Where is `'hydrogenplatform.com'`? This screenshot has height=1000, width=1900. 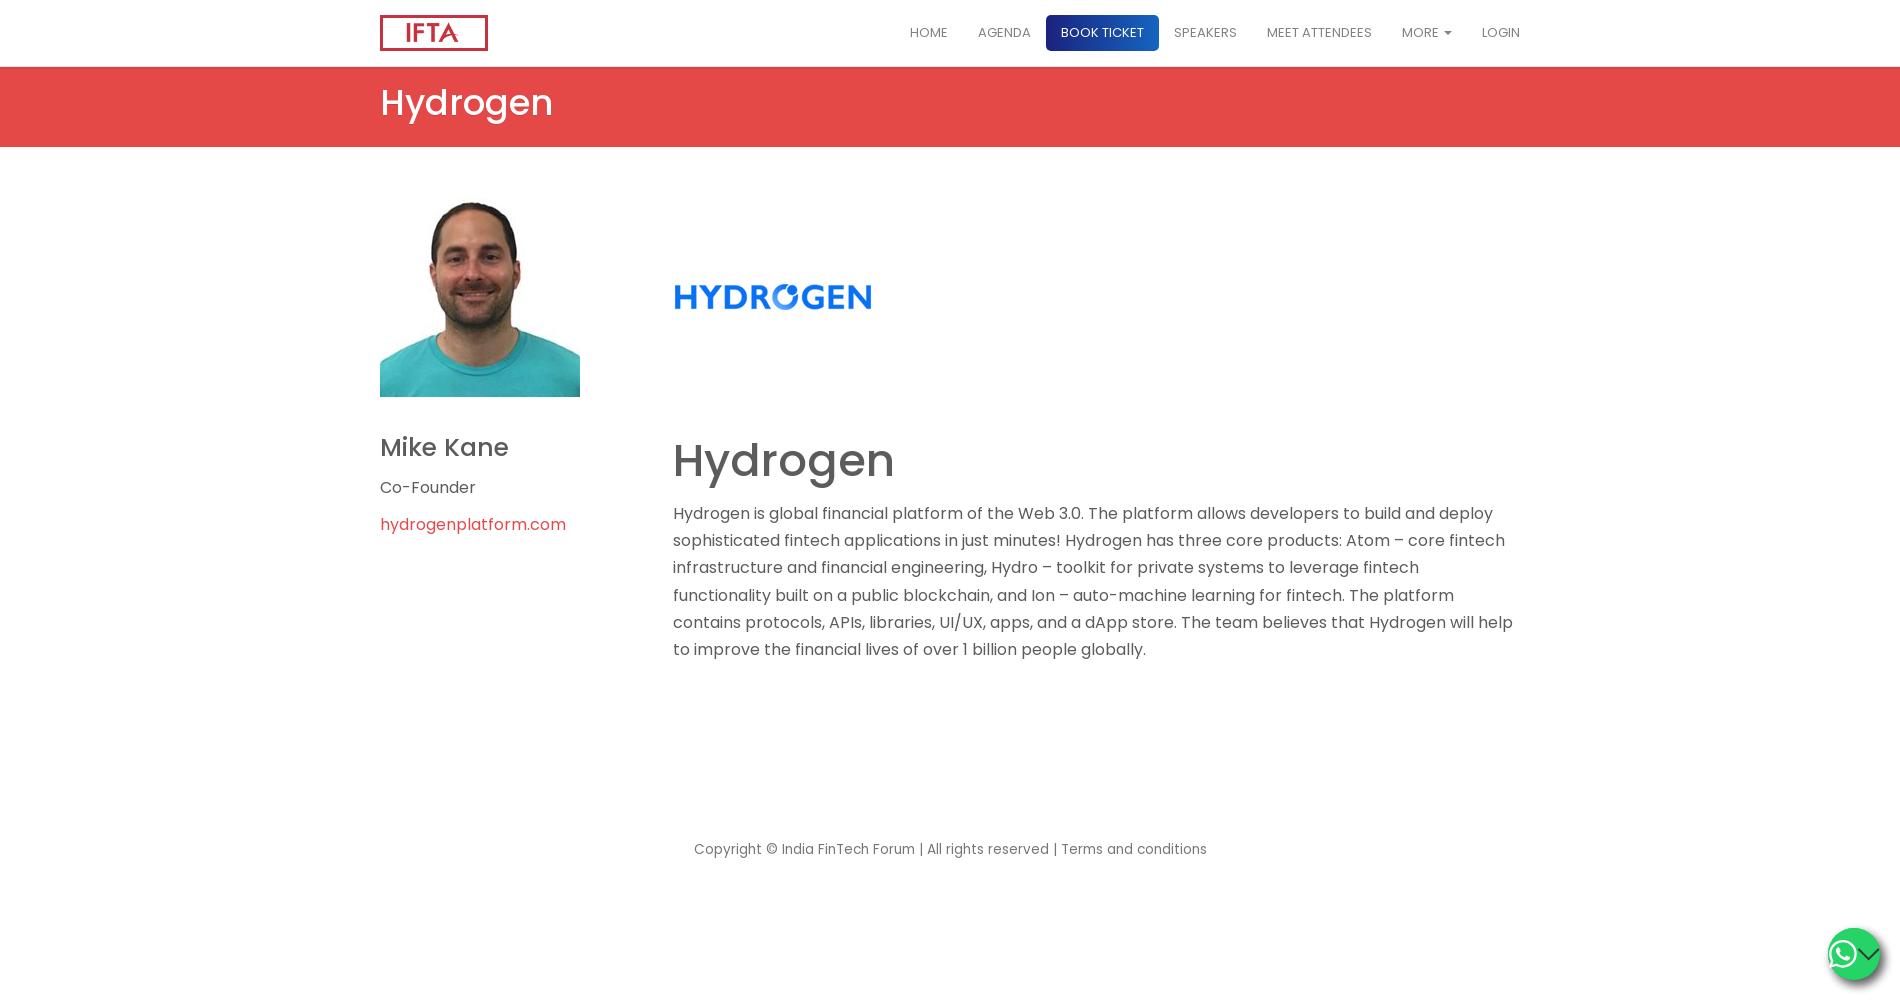
'hydrogenplatform.com' is located at coordinates (379, 524).